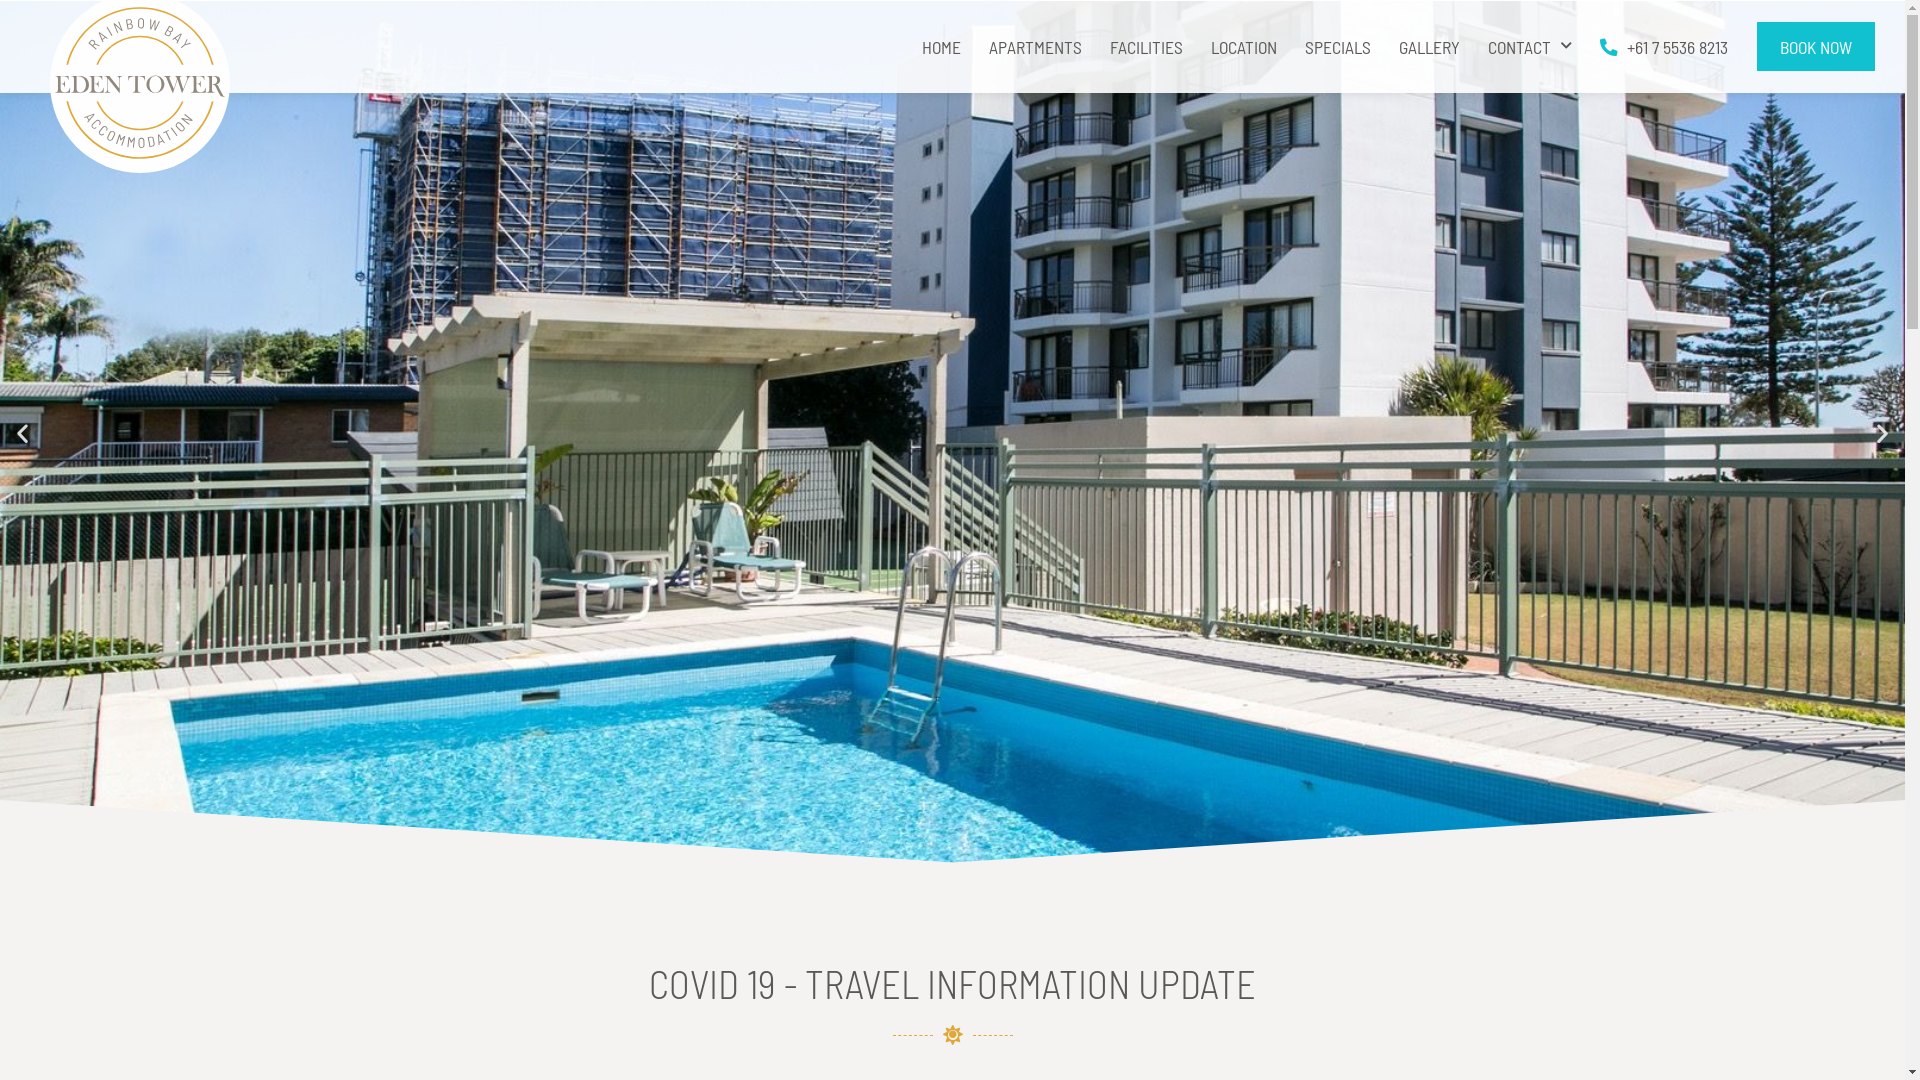  I want to click on 'GALLERY', so click(1428, 45).